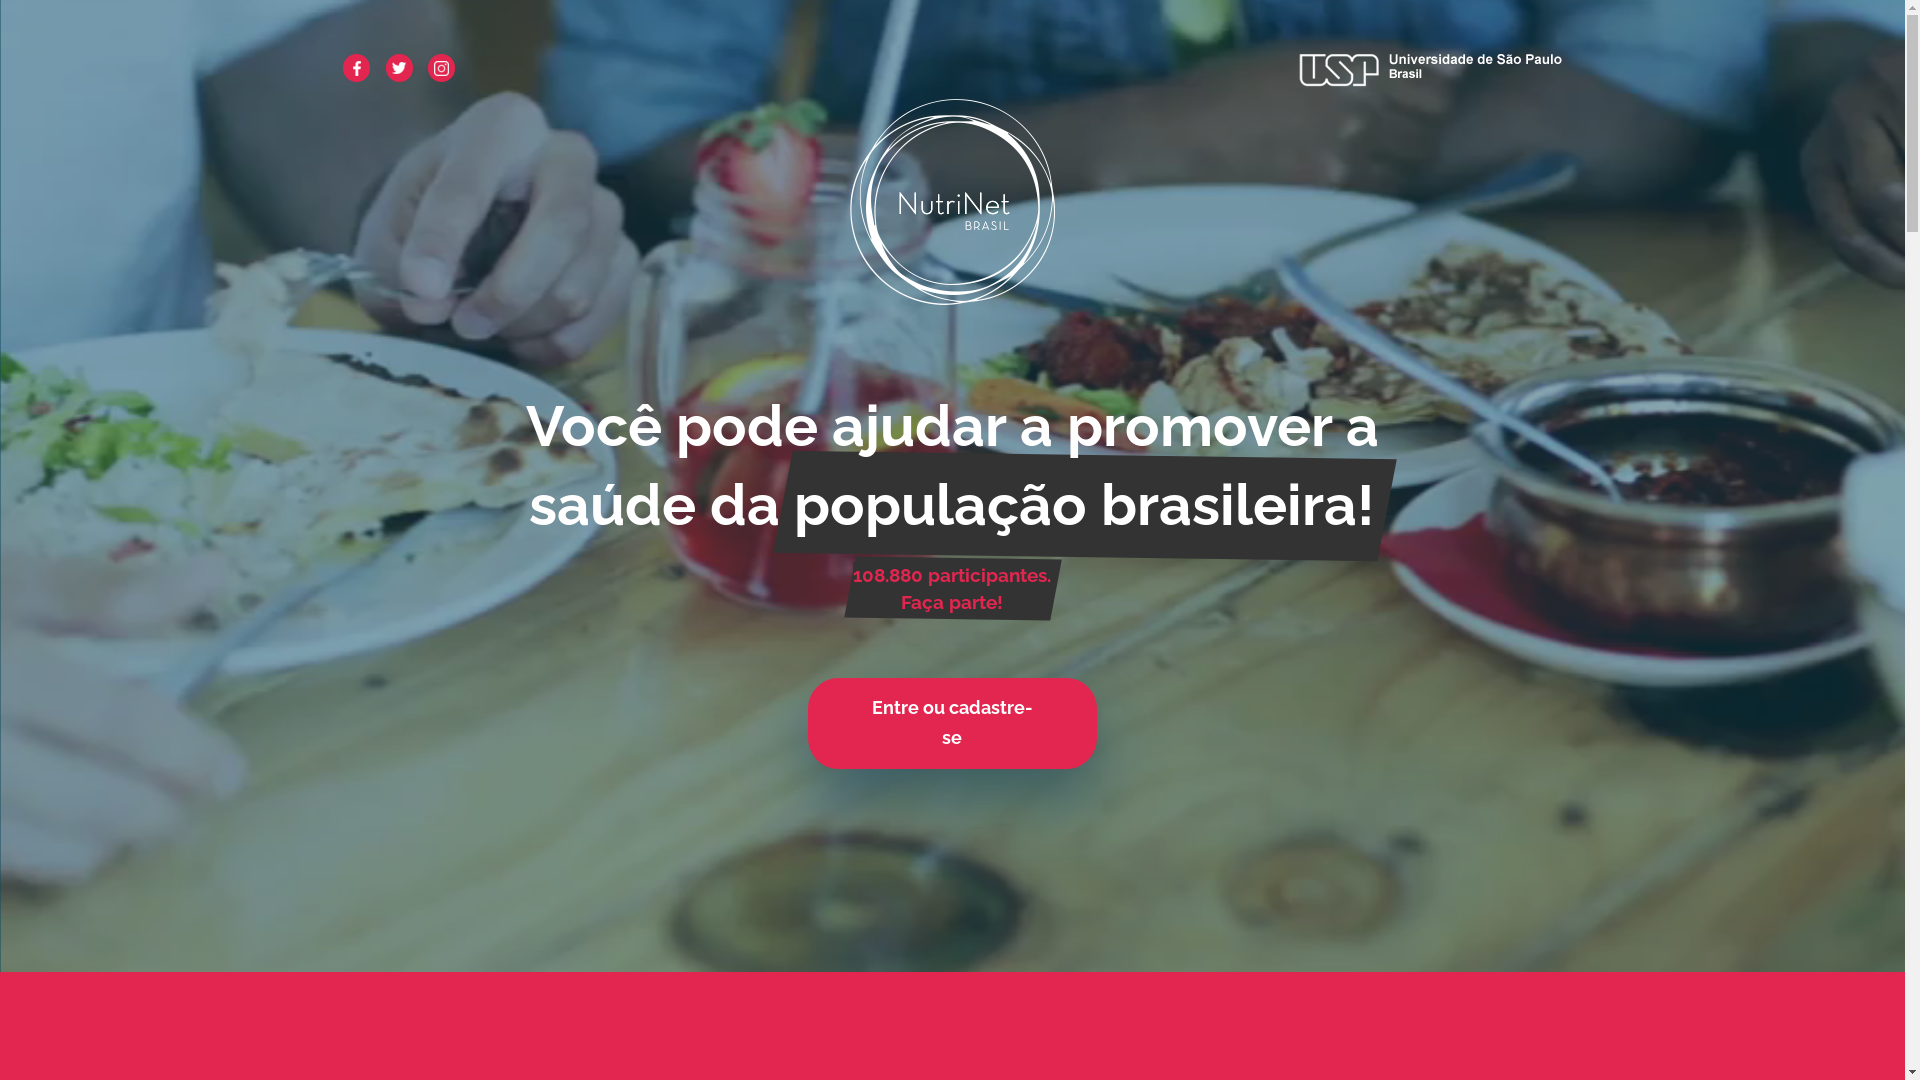  Describe the element at coordinates (426, 66) in the screenshot. I see `'instagram'` at that location.